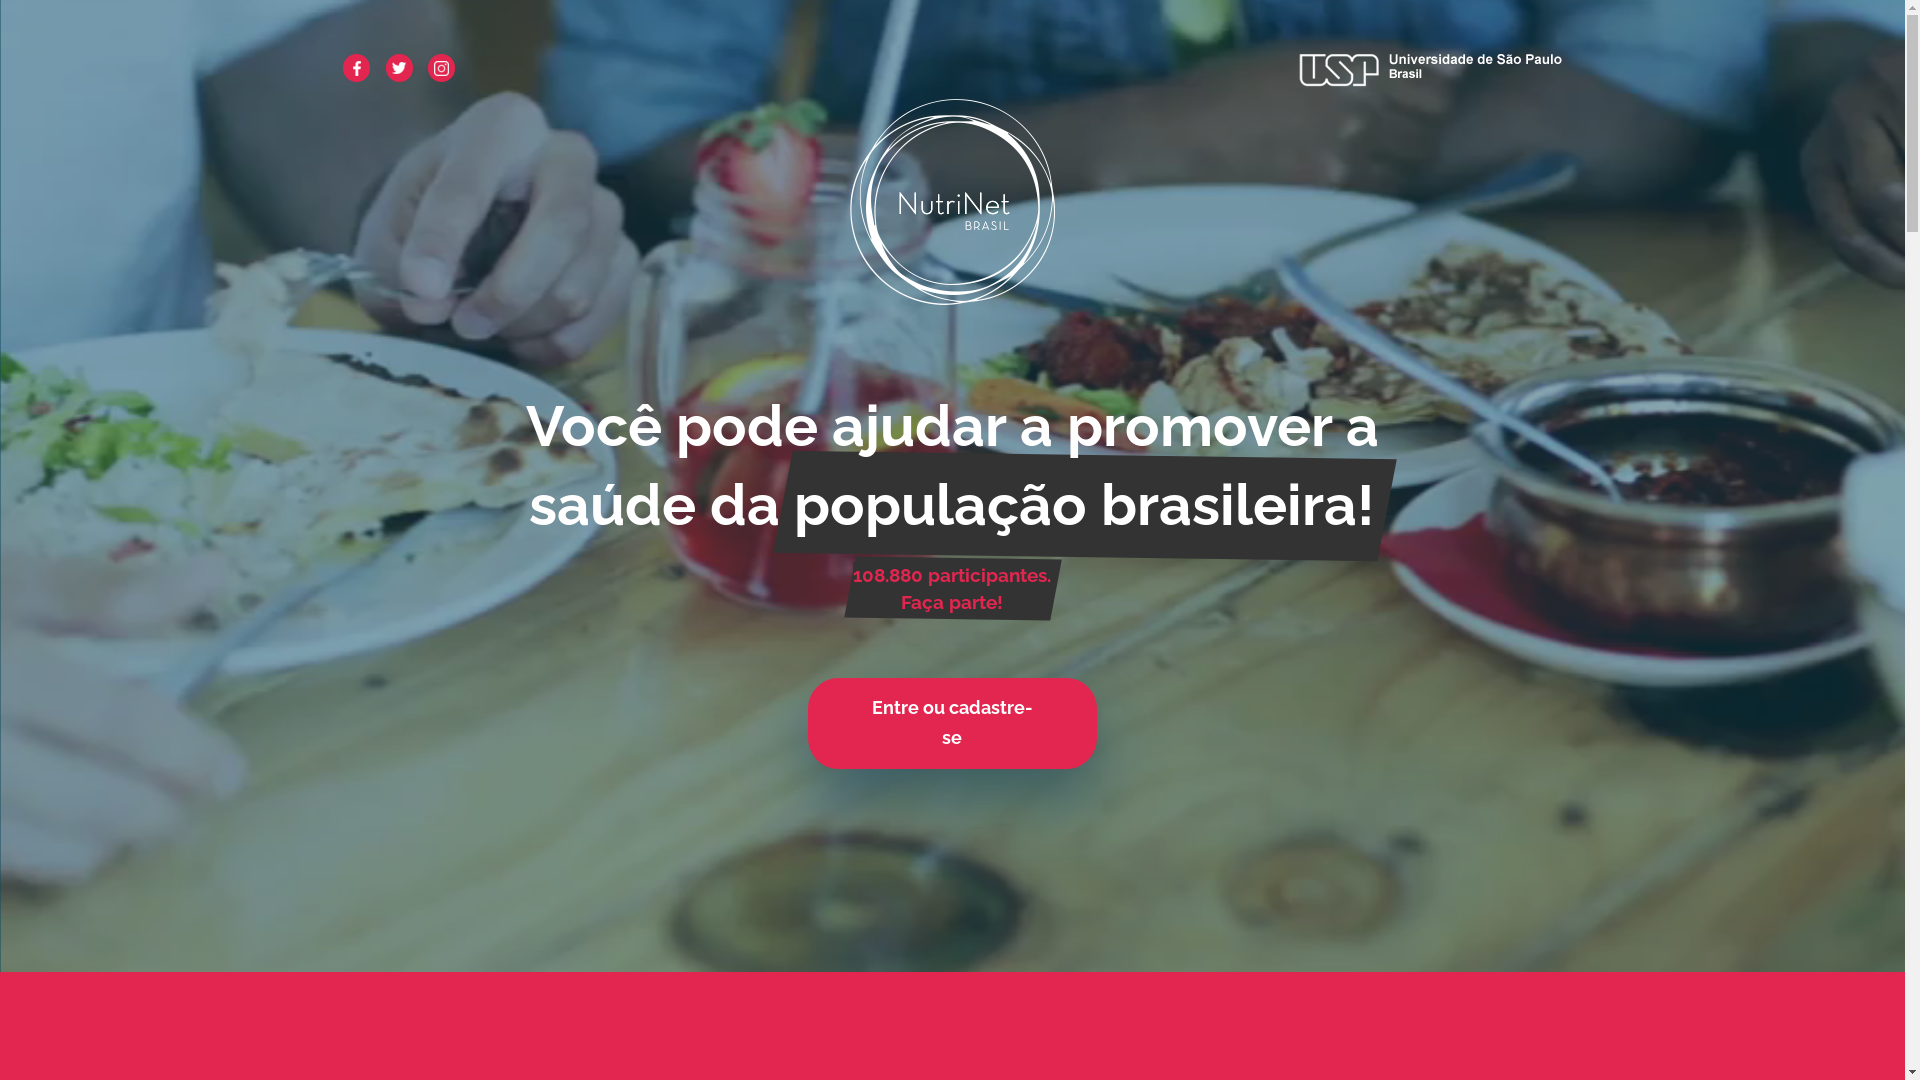  Describe the element at coordinates (426, 66) in the screenshot. I see `'instagram'` at that location.